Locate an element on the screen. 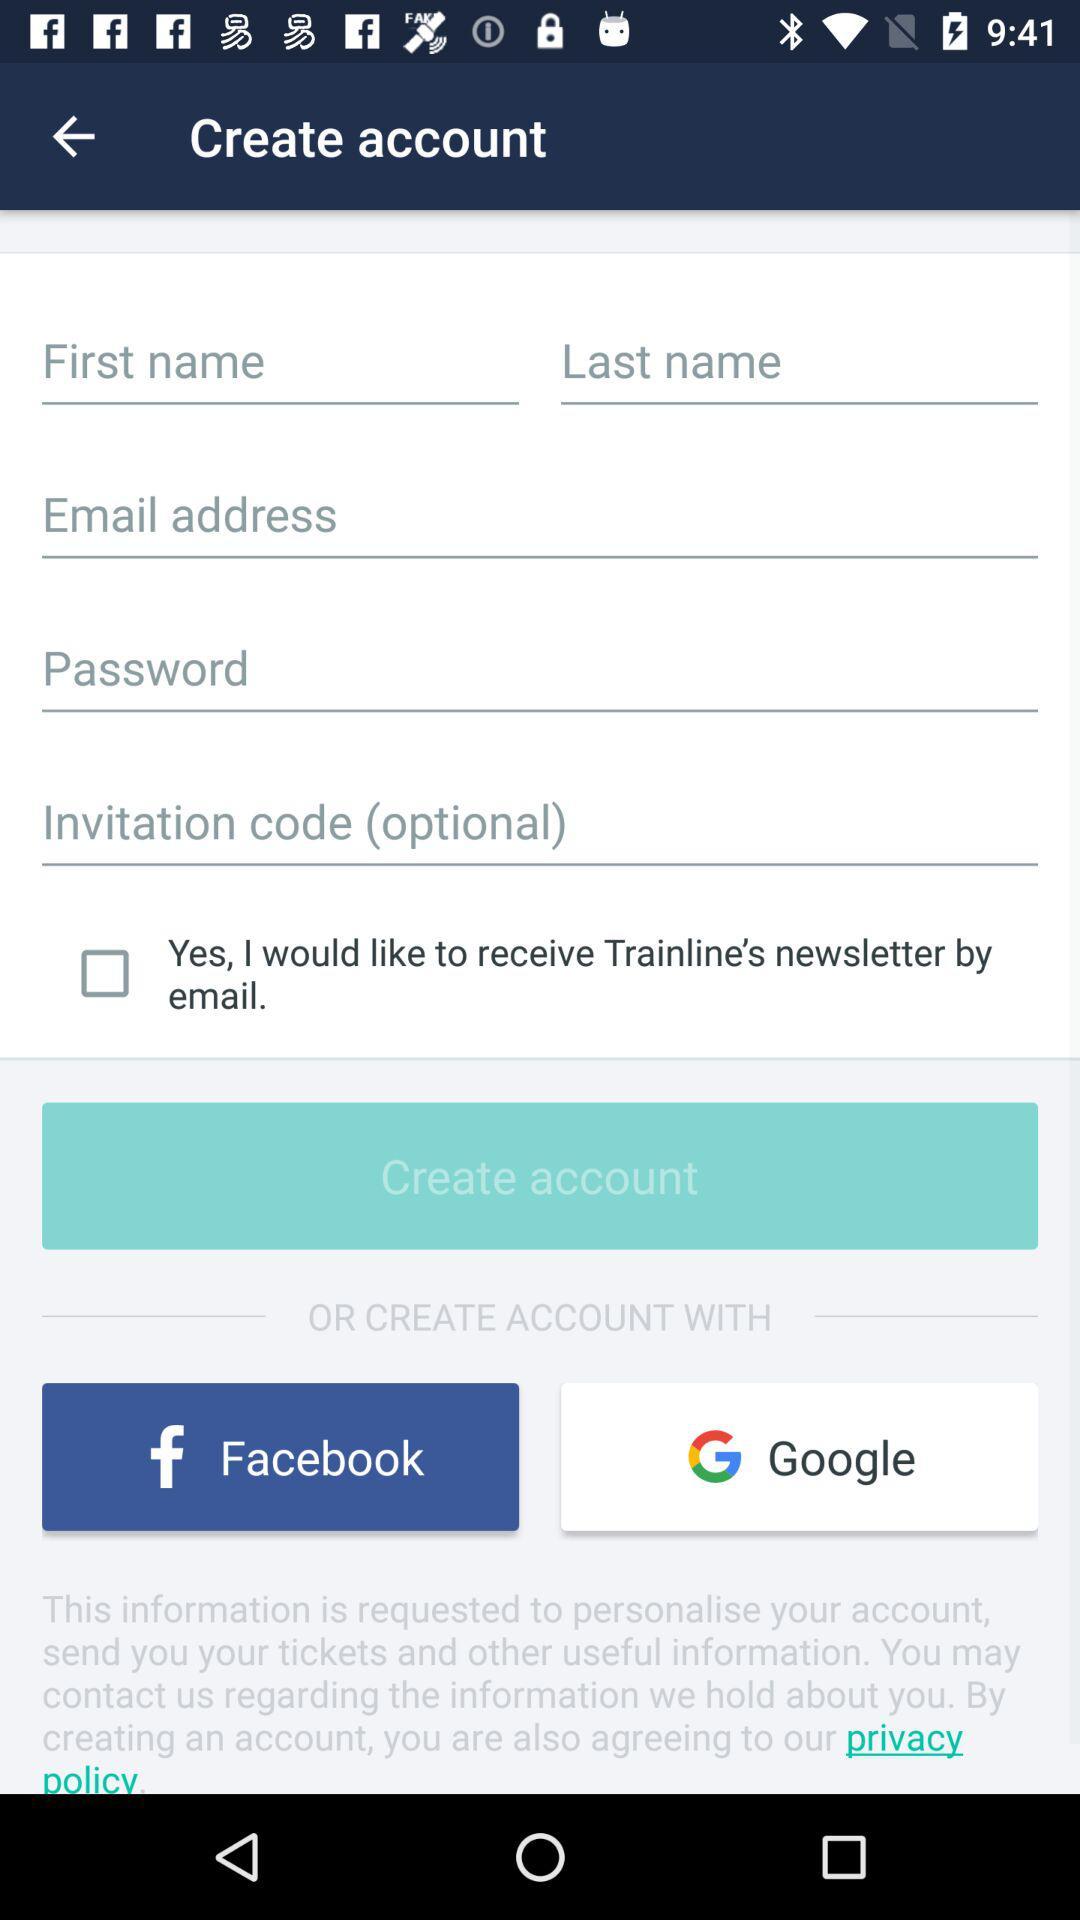 The height and width of the screenshot is (1920, 1080). first name is located at coordinates (280, 359).